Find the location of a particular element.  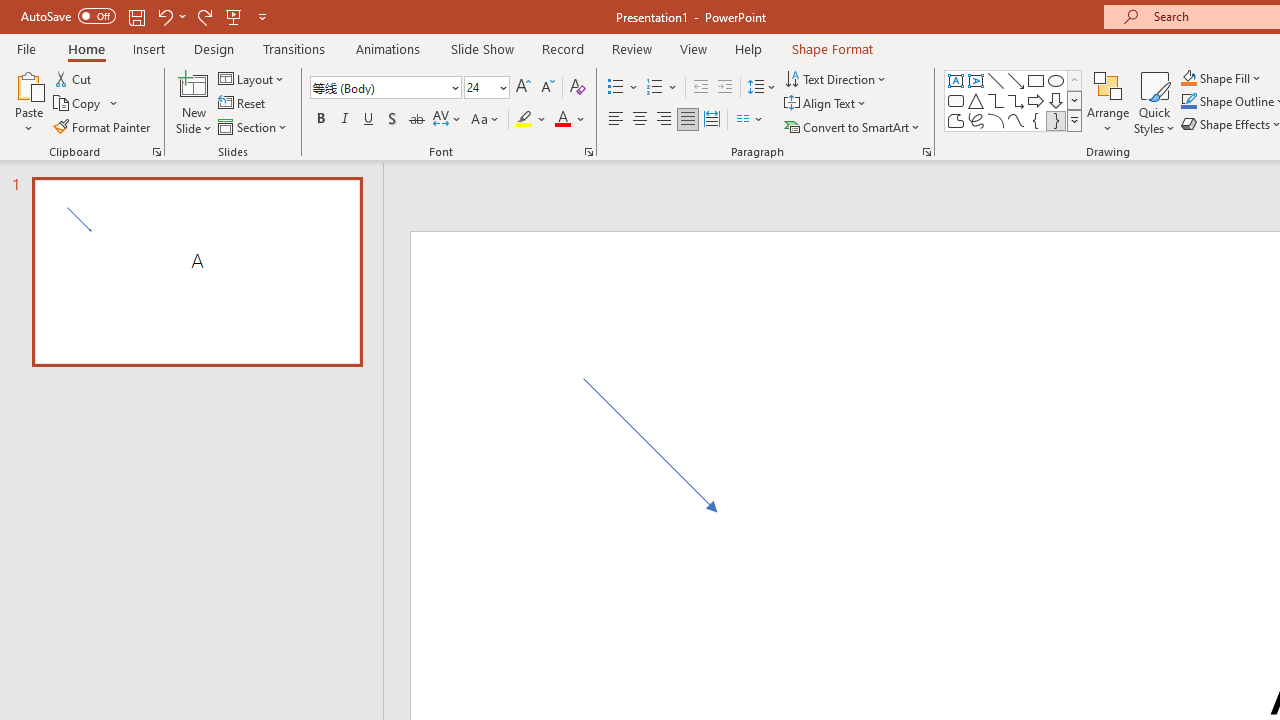

'Arrange' is located at coordinates (1107, 103).